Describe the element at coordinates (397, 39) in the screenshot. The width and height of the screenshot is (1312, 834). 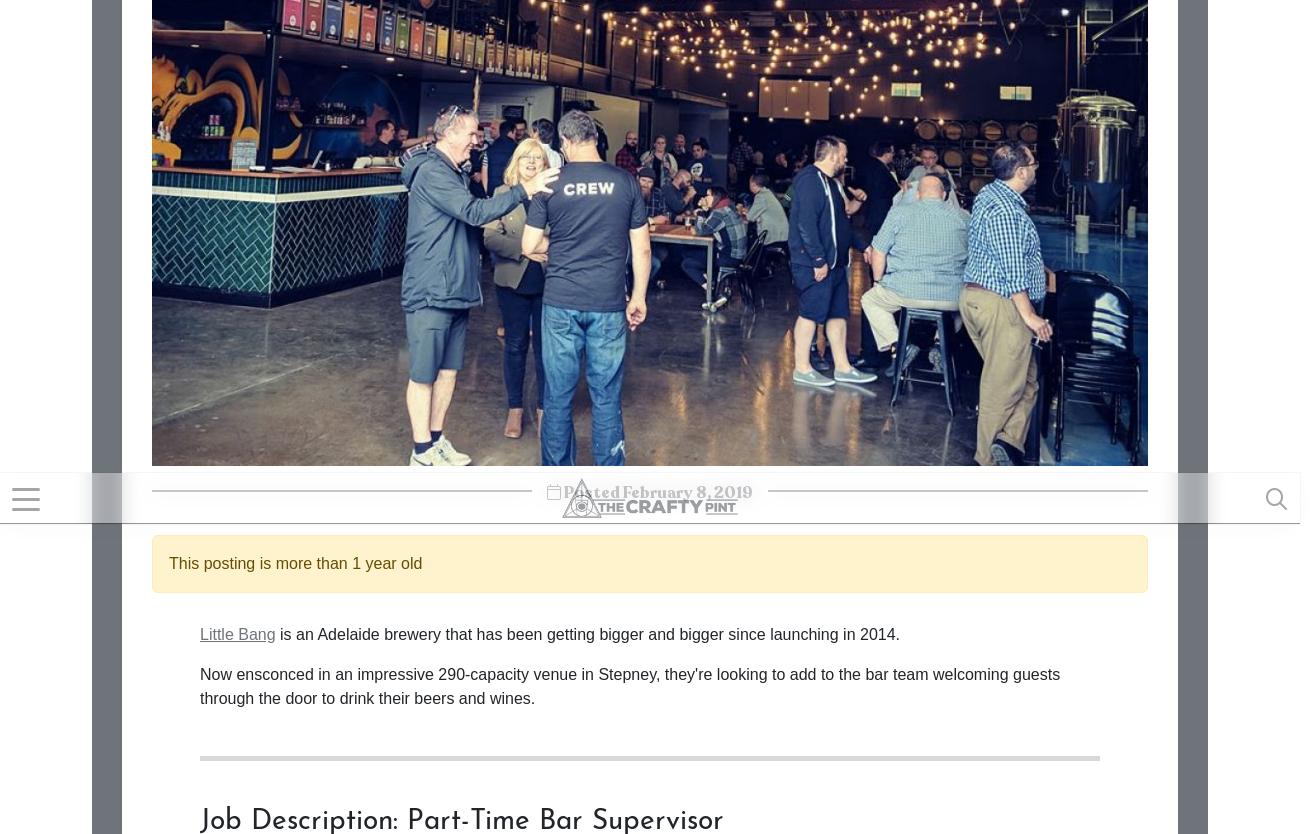
I see `'Some experience leading a team or individuals'` at that location.